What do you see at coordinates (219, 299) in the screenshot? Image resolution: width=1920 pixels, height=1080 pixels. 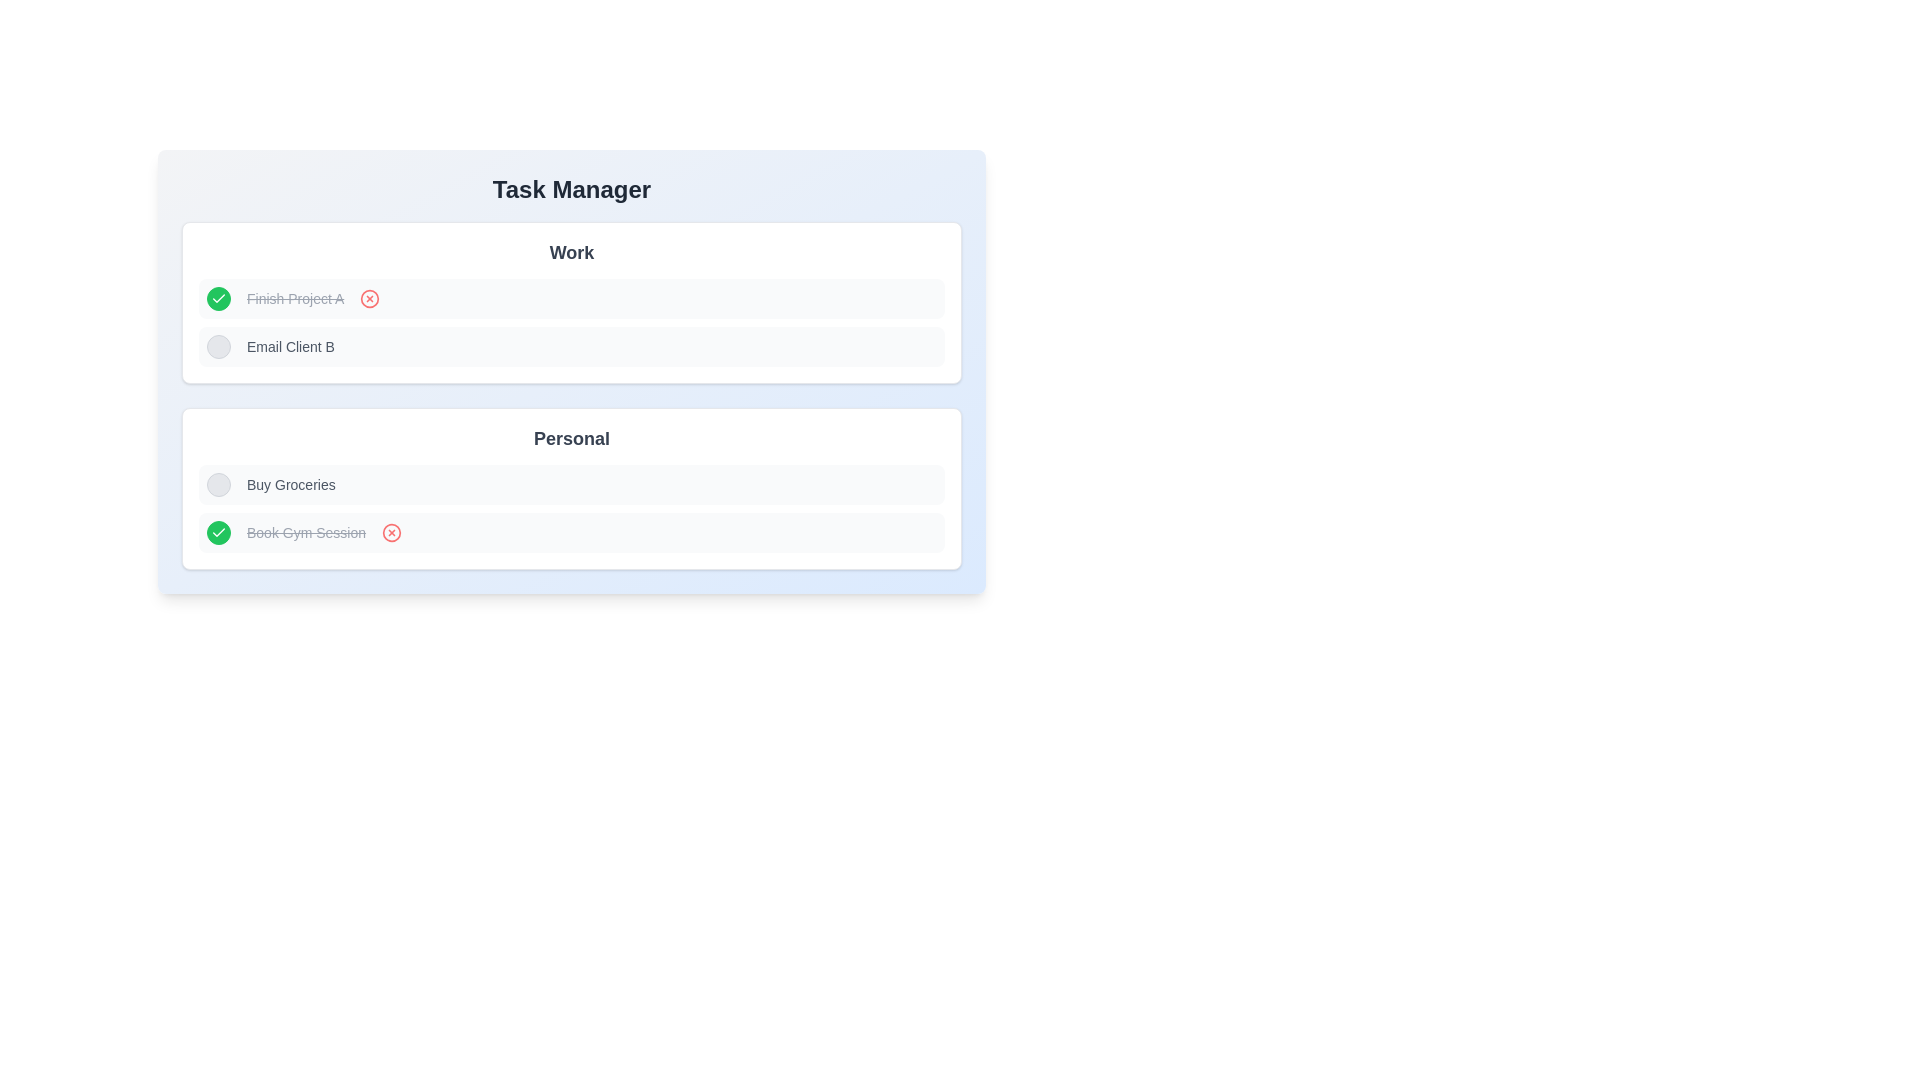 I see `the small circular green indicator with a white check mark, located to the left of the text 'Finish Project A' in the task manager interface` at bounding box center [219, 299].